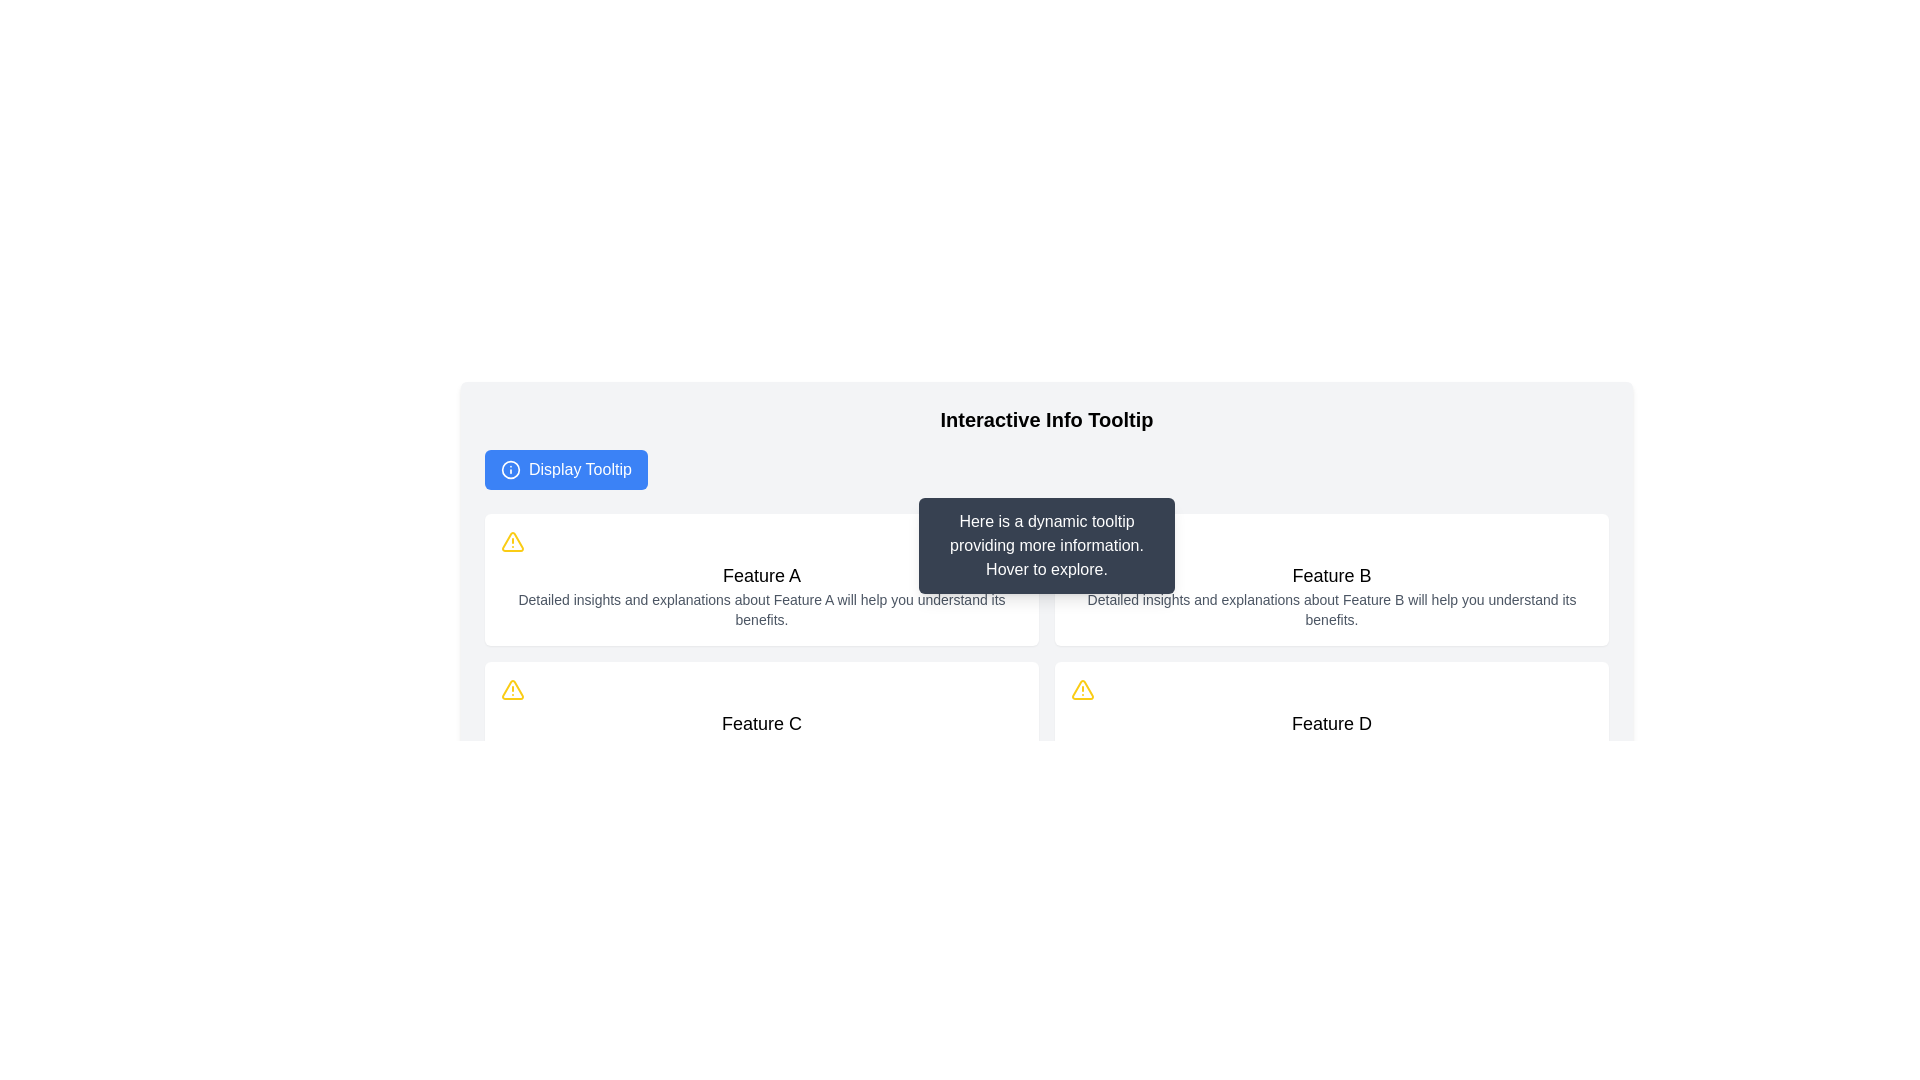  What do you see at coordinates (1082, 689) in the screenshot?
I see `the informational or warning icon located in the upper part of the 'Feature C' section` at bounding box center [1082, 689].